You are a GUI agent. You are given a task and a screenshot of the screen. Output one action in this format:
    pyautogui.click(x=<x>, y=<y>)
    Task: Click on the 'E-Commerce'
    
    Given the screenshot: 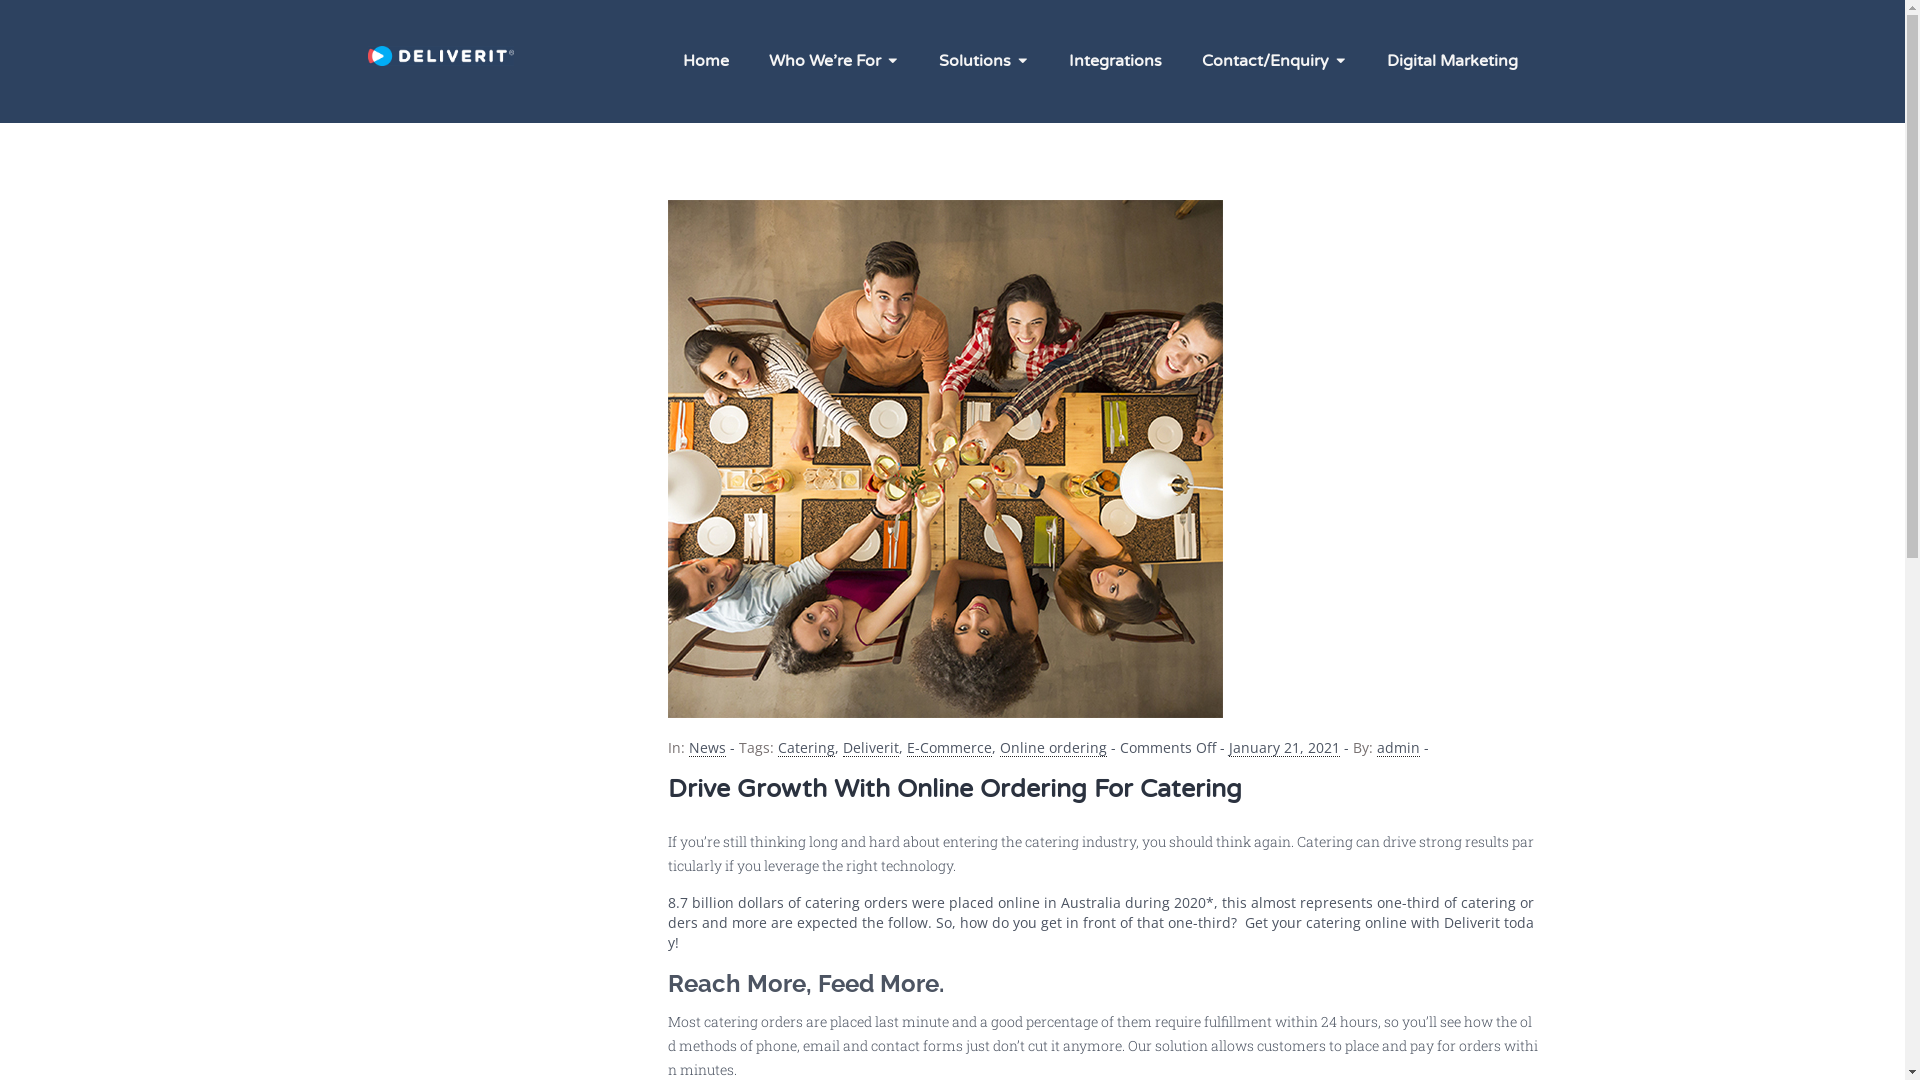 What is the action you would take?
    pyautogui.click(x=947, y=748)
    